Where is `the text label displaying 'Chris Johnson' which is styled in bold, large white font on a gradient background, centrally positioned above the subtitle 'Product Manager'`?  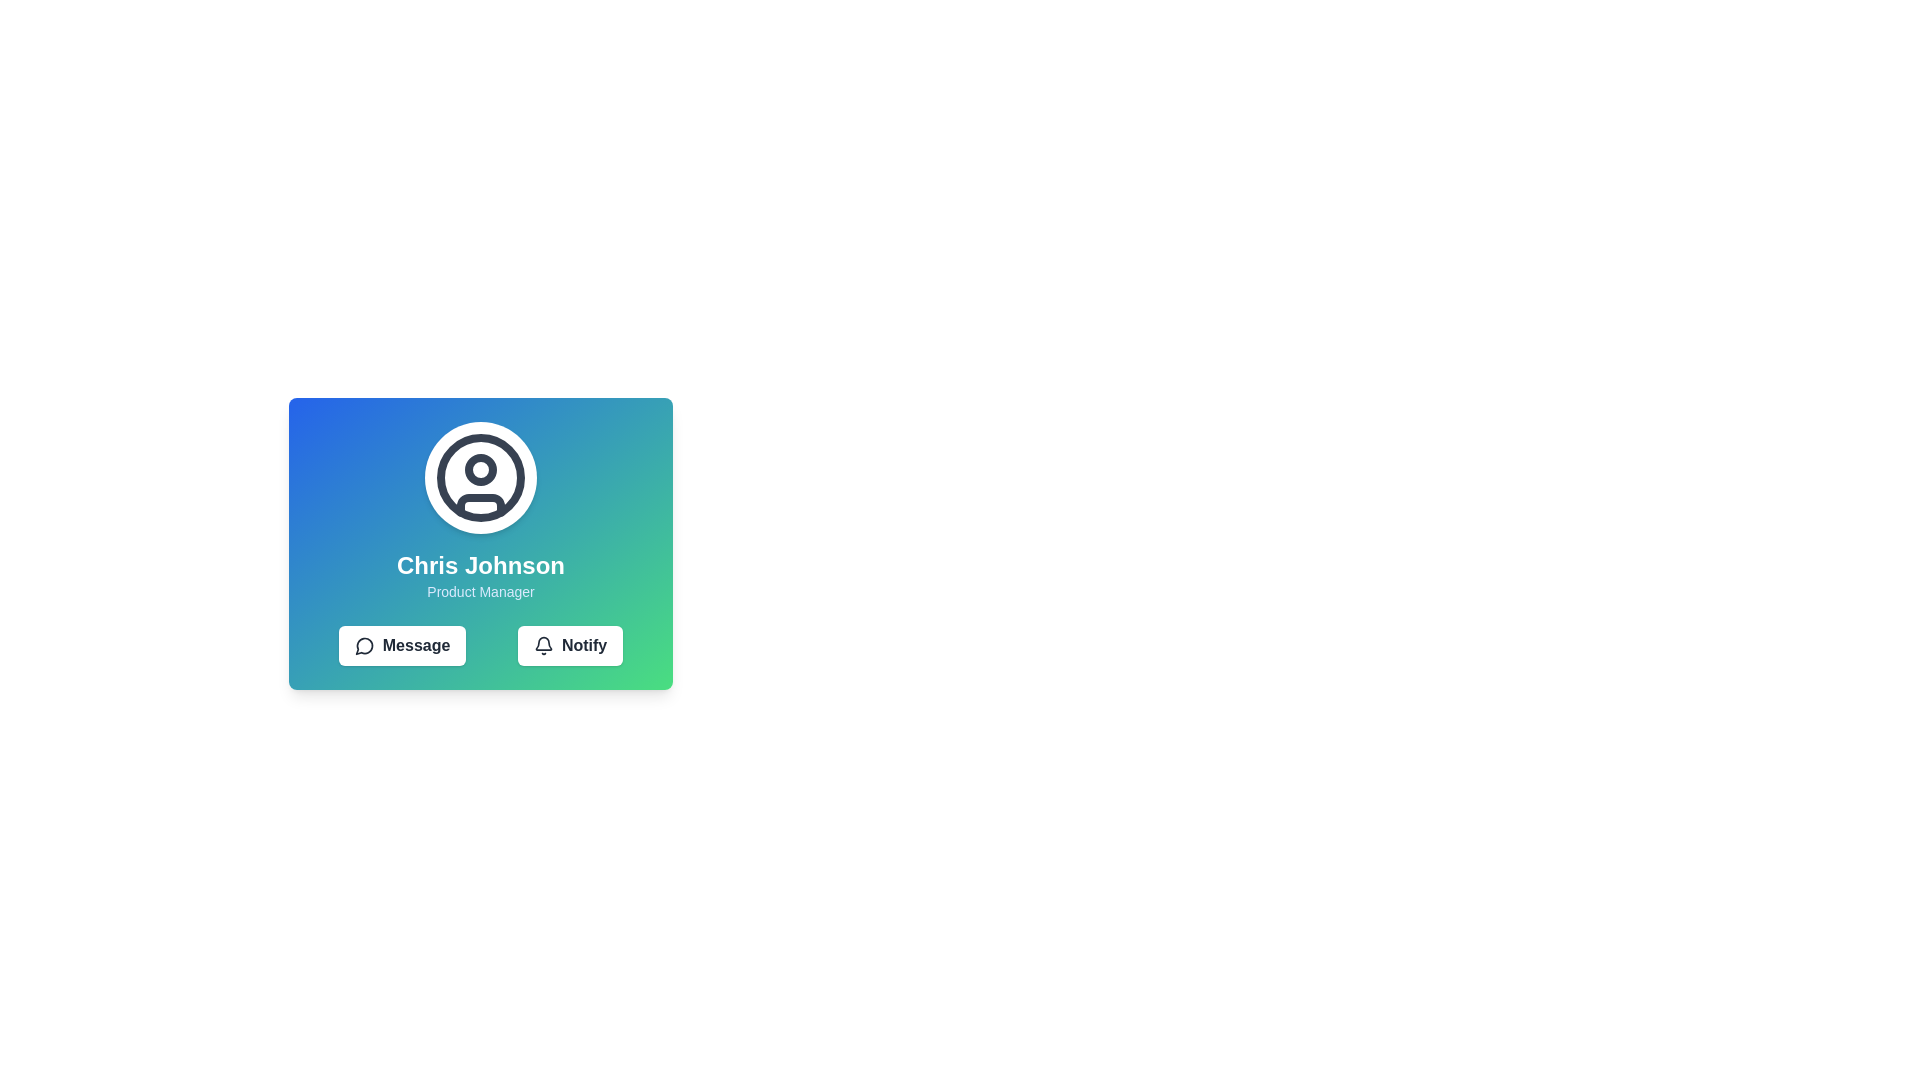
the text label displaying 'Chris Johnson' which is styled in bold, large white font on a gradient background, centrally positioned above the subtitle 'Product Manager' is located at coordinates (480, 566).